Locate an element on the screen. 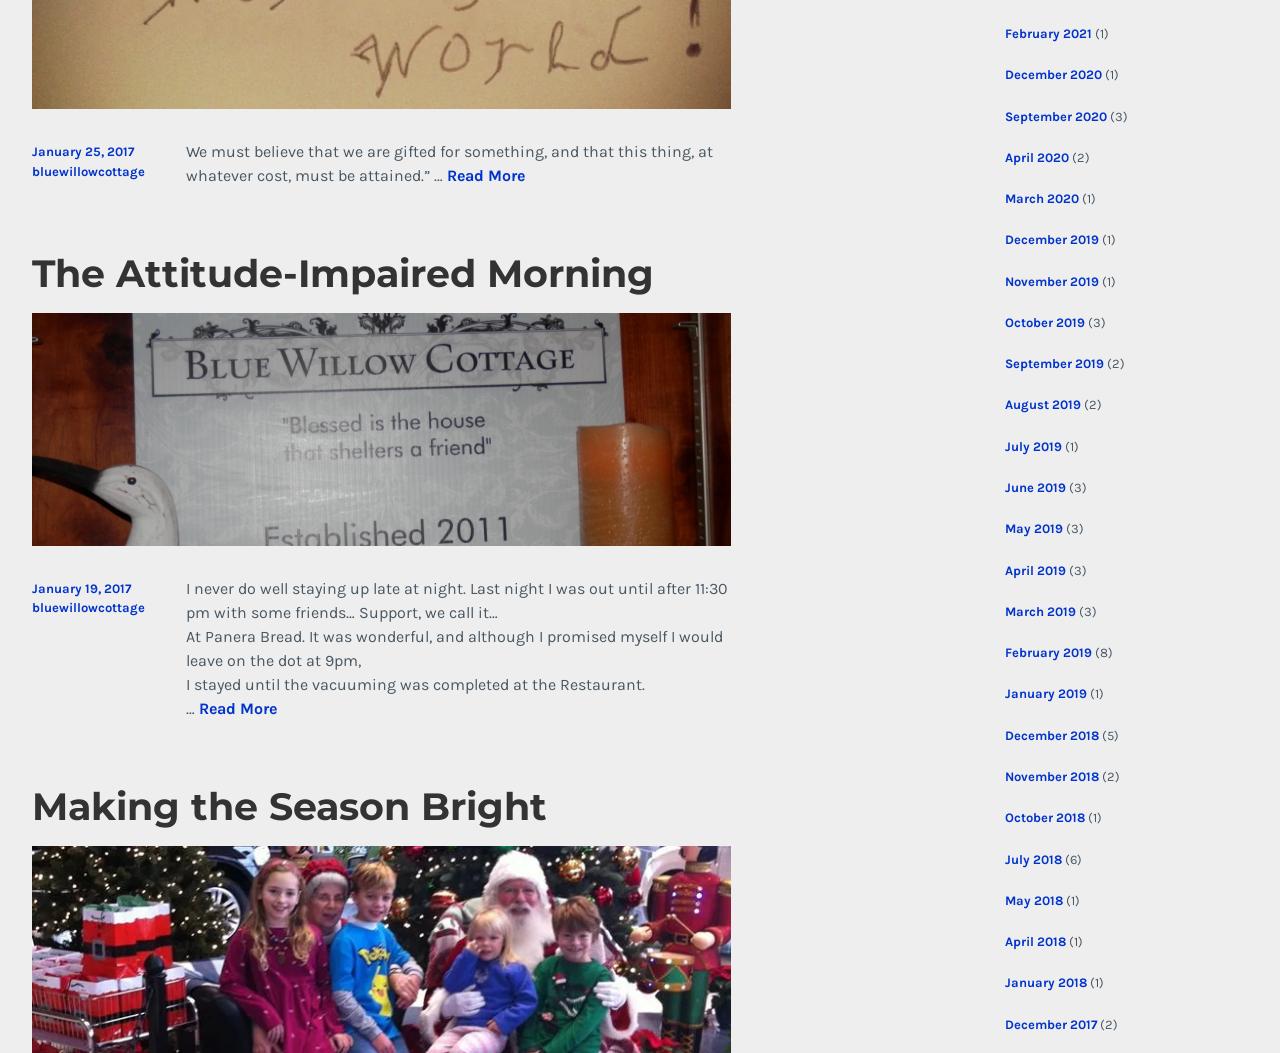 The width and height of the screenshot is (1280, 1053). 'August 2019' is located at coordinates (1004, 404).